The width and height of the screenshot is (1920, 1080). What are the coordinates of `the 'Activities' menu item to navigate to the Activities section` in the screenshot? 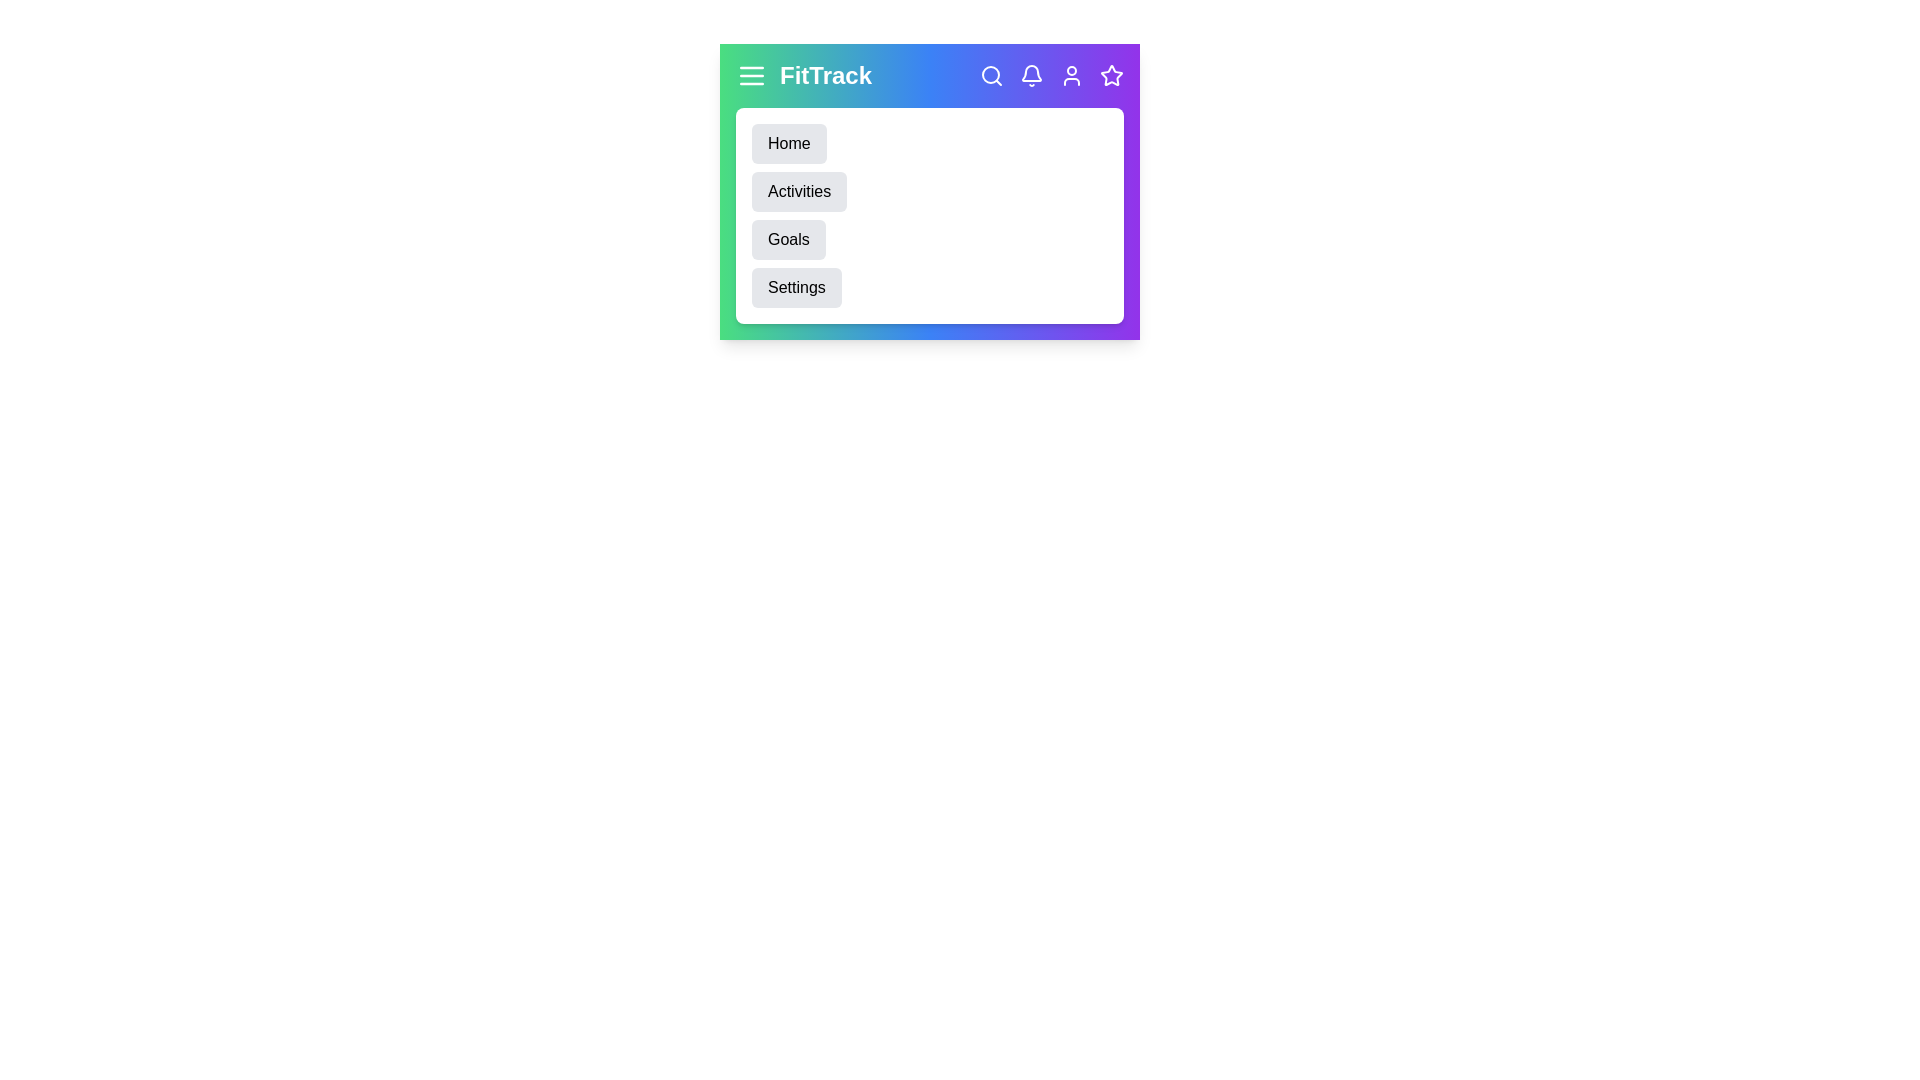 It's located at (798, 192).